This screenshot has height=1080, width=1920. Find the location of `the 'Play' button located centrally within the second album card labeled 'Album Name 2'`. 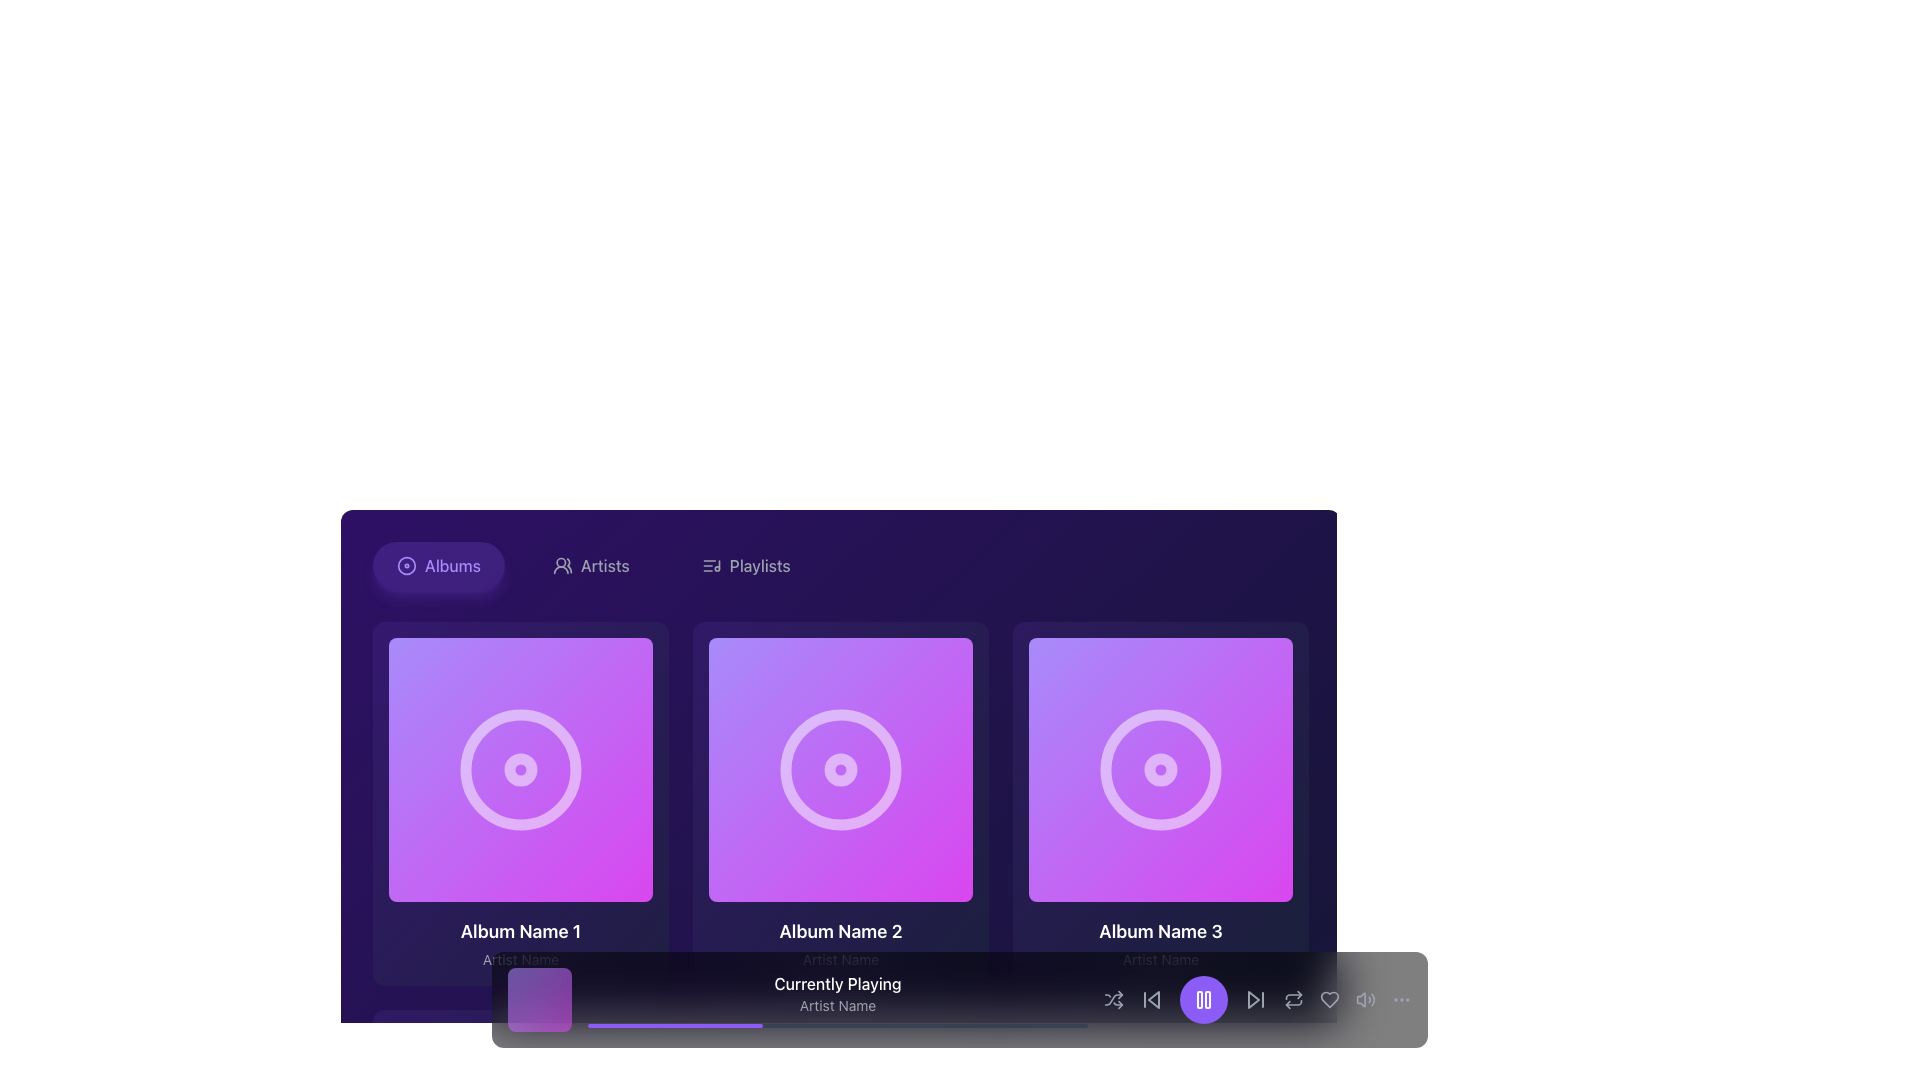

the 'Play' button located centrally within the second album card labeled 'Album Name 2' is located at coordinates (843, 769).